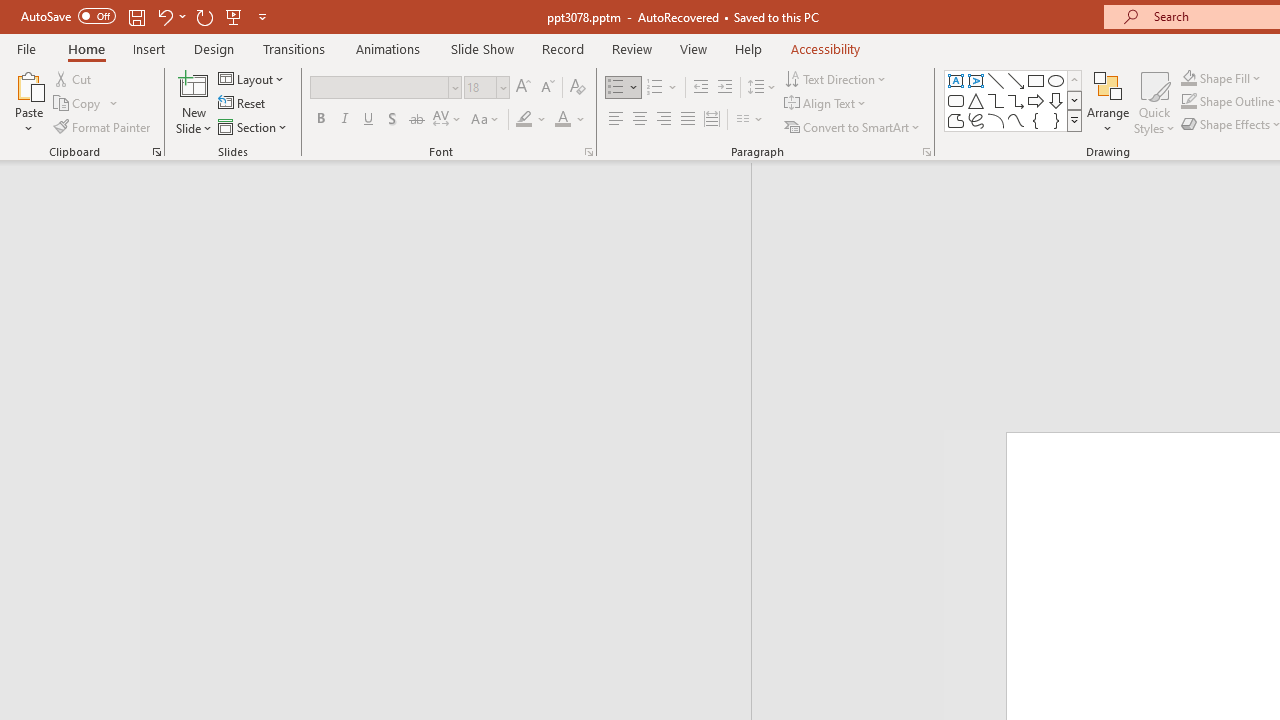 The image size is (1280, 720). What do you see at coordinates (242, 103) in the screenshot?
I see `'Reset'` at bounding box center [242, 103].